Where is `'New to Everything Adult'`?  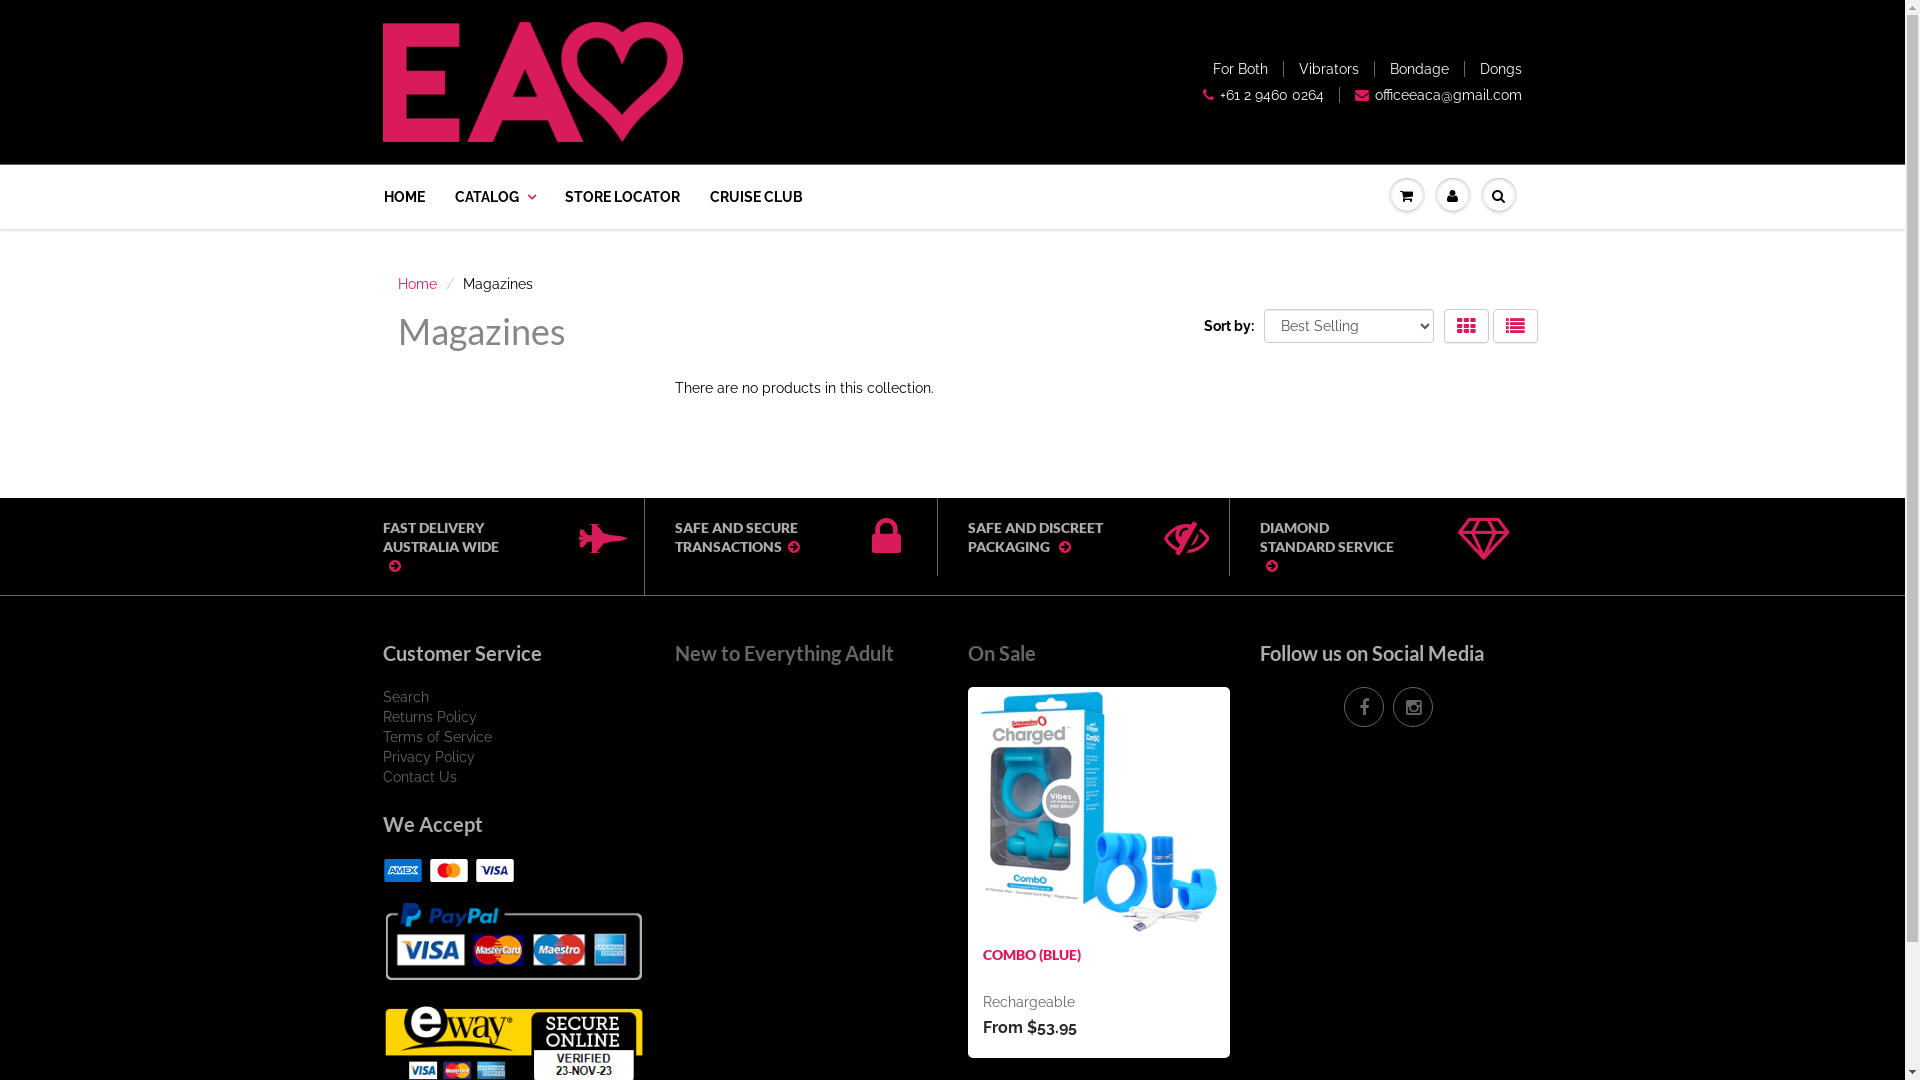
'New to Everything Adult' is located at coordinates (783, 652).